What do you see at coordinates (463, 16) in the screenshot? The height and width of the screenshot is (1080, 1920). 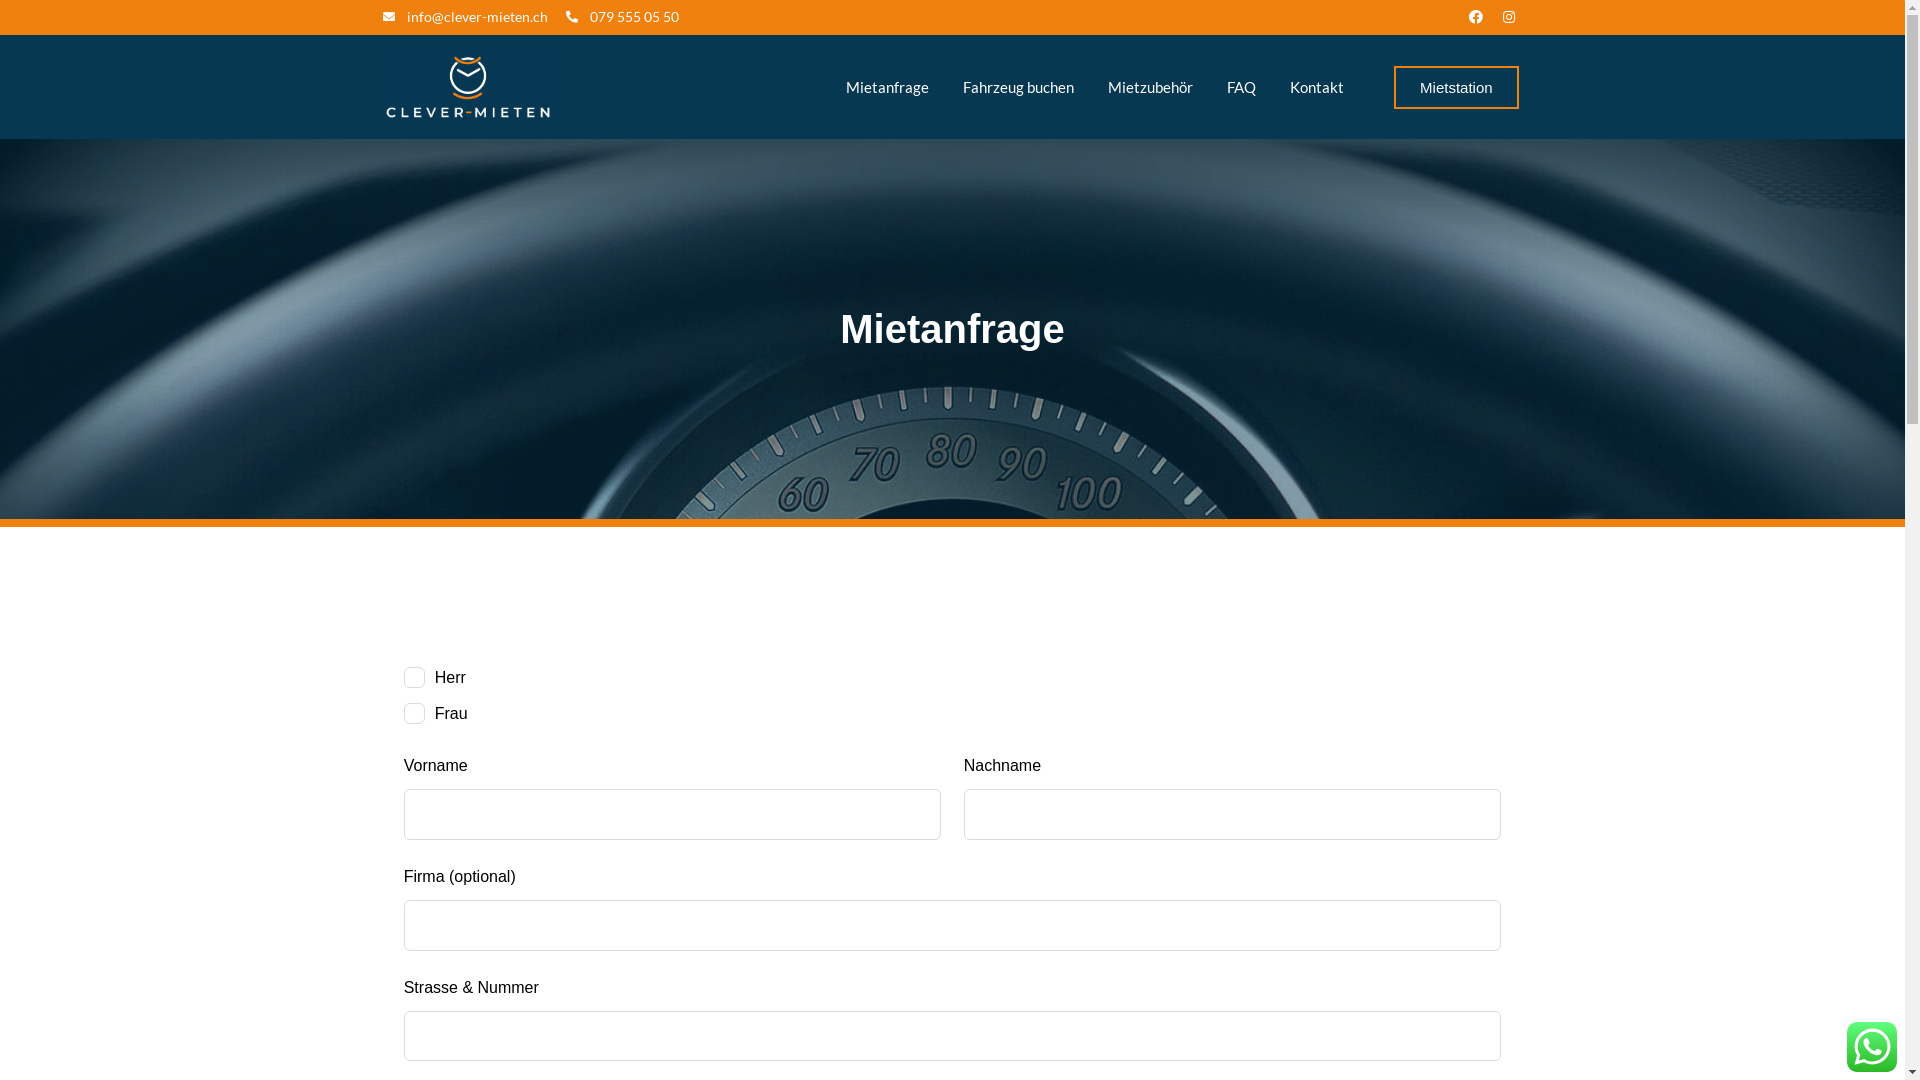 I see `'info@clever-mieten.ch'` at bounding box center [463, 16].